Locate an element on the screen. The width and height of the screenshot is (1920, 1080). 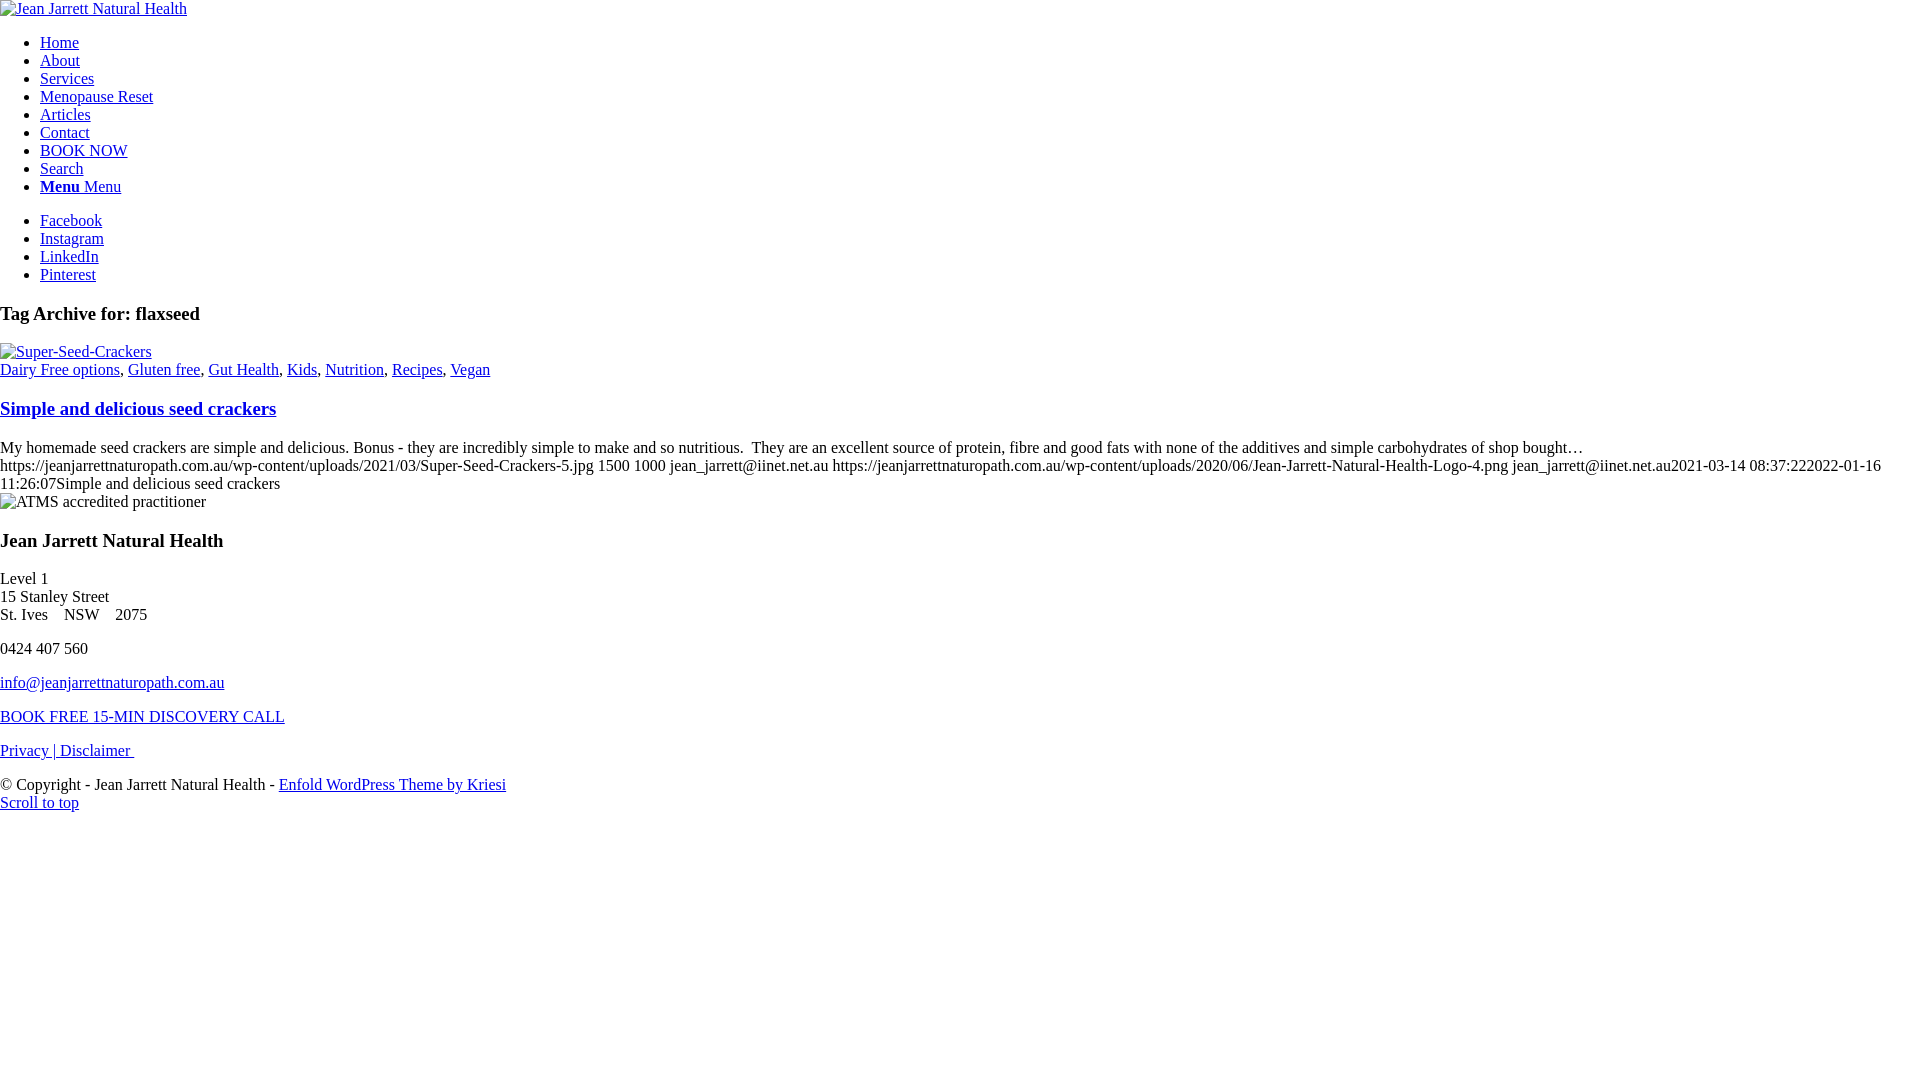
'info@jeanjarrettnaturopath.com.au' is located at coordinates (110, 681).